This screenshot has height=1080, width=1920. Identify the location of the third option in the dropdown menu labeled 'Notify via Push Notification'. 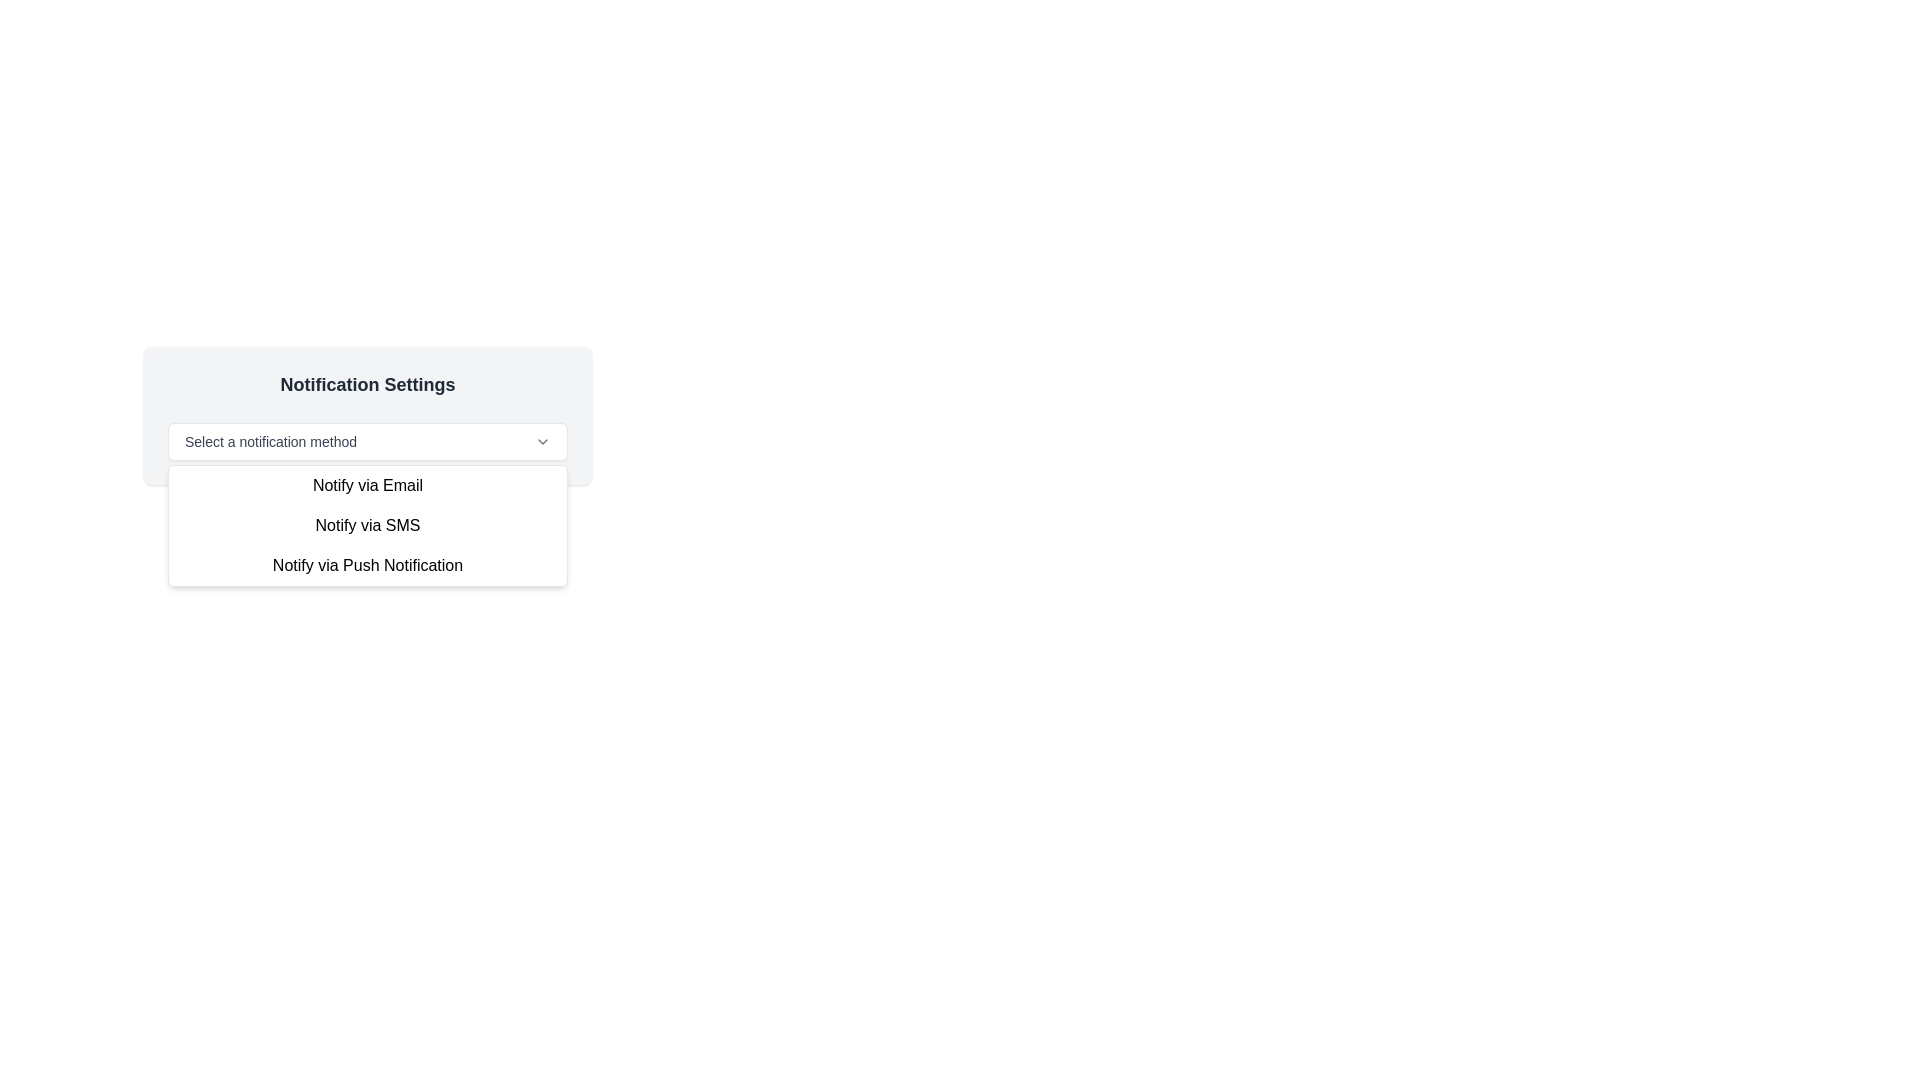
(368, 566).